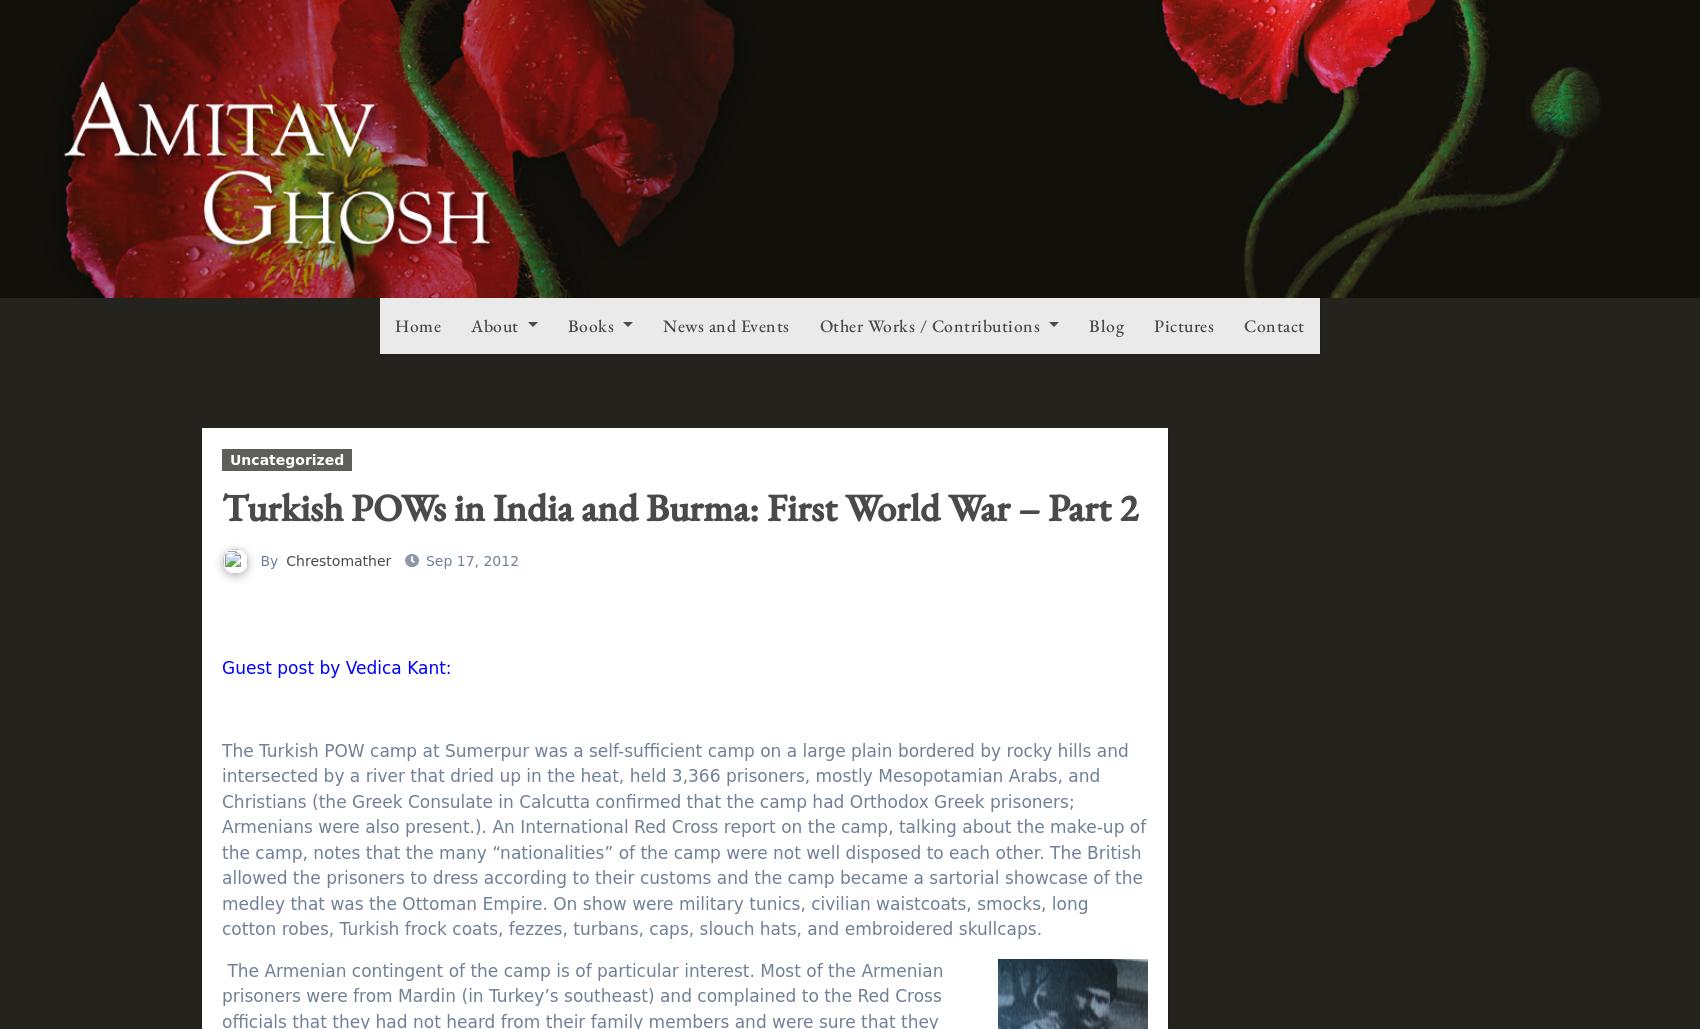 The width and height of the screenshot is (1700, 1029). What do you see at coordinates (558, 741) in the screenshot?
I see `'February 27, 2015 at 6:22 pm'` at bounding box center [558, 741].